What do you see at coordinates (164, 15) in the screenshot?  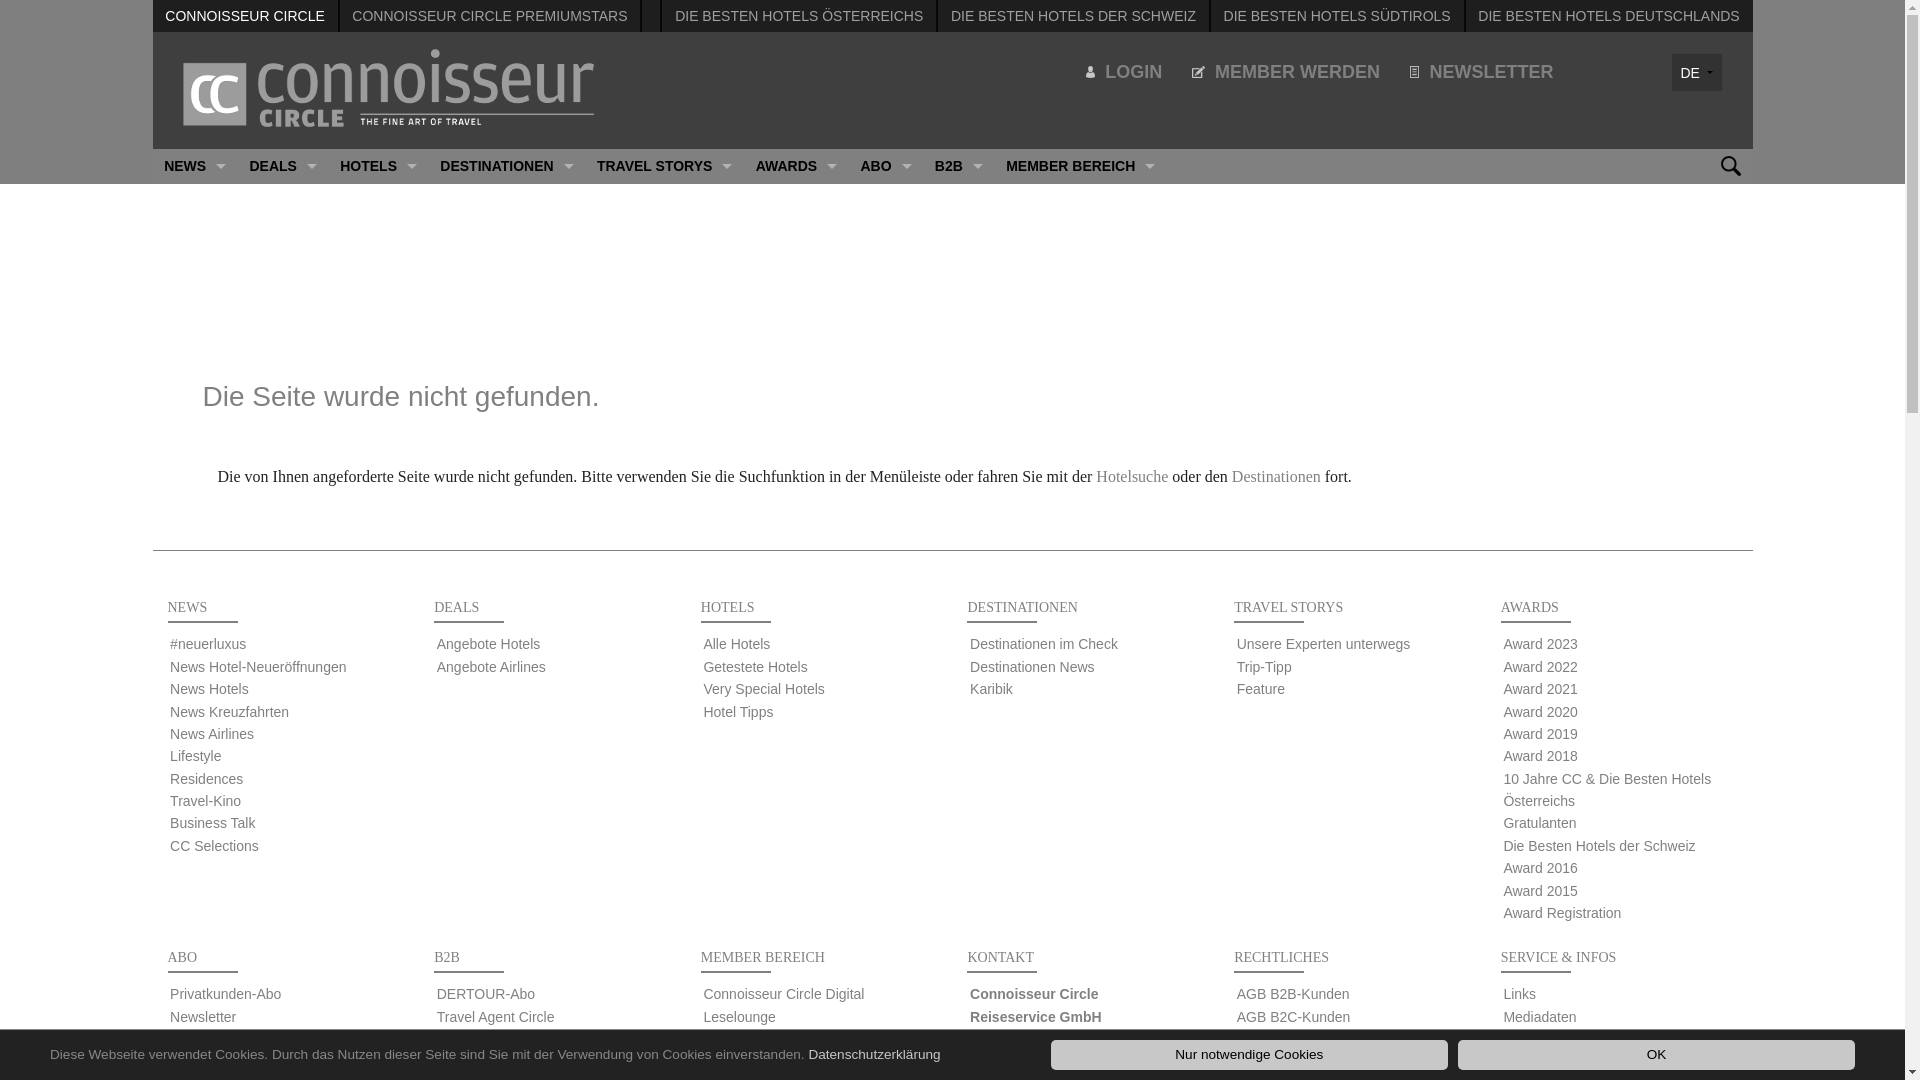 I see `'CONNOISSEUR CIRCLE'` at bounding box center [164, 15].